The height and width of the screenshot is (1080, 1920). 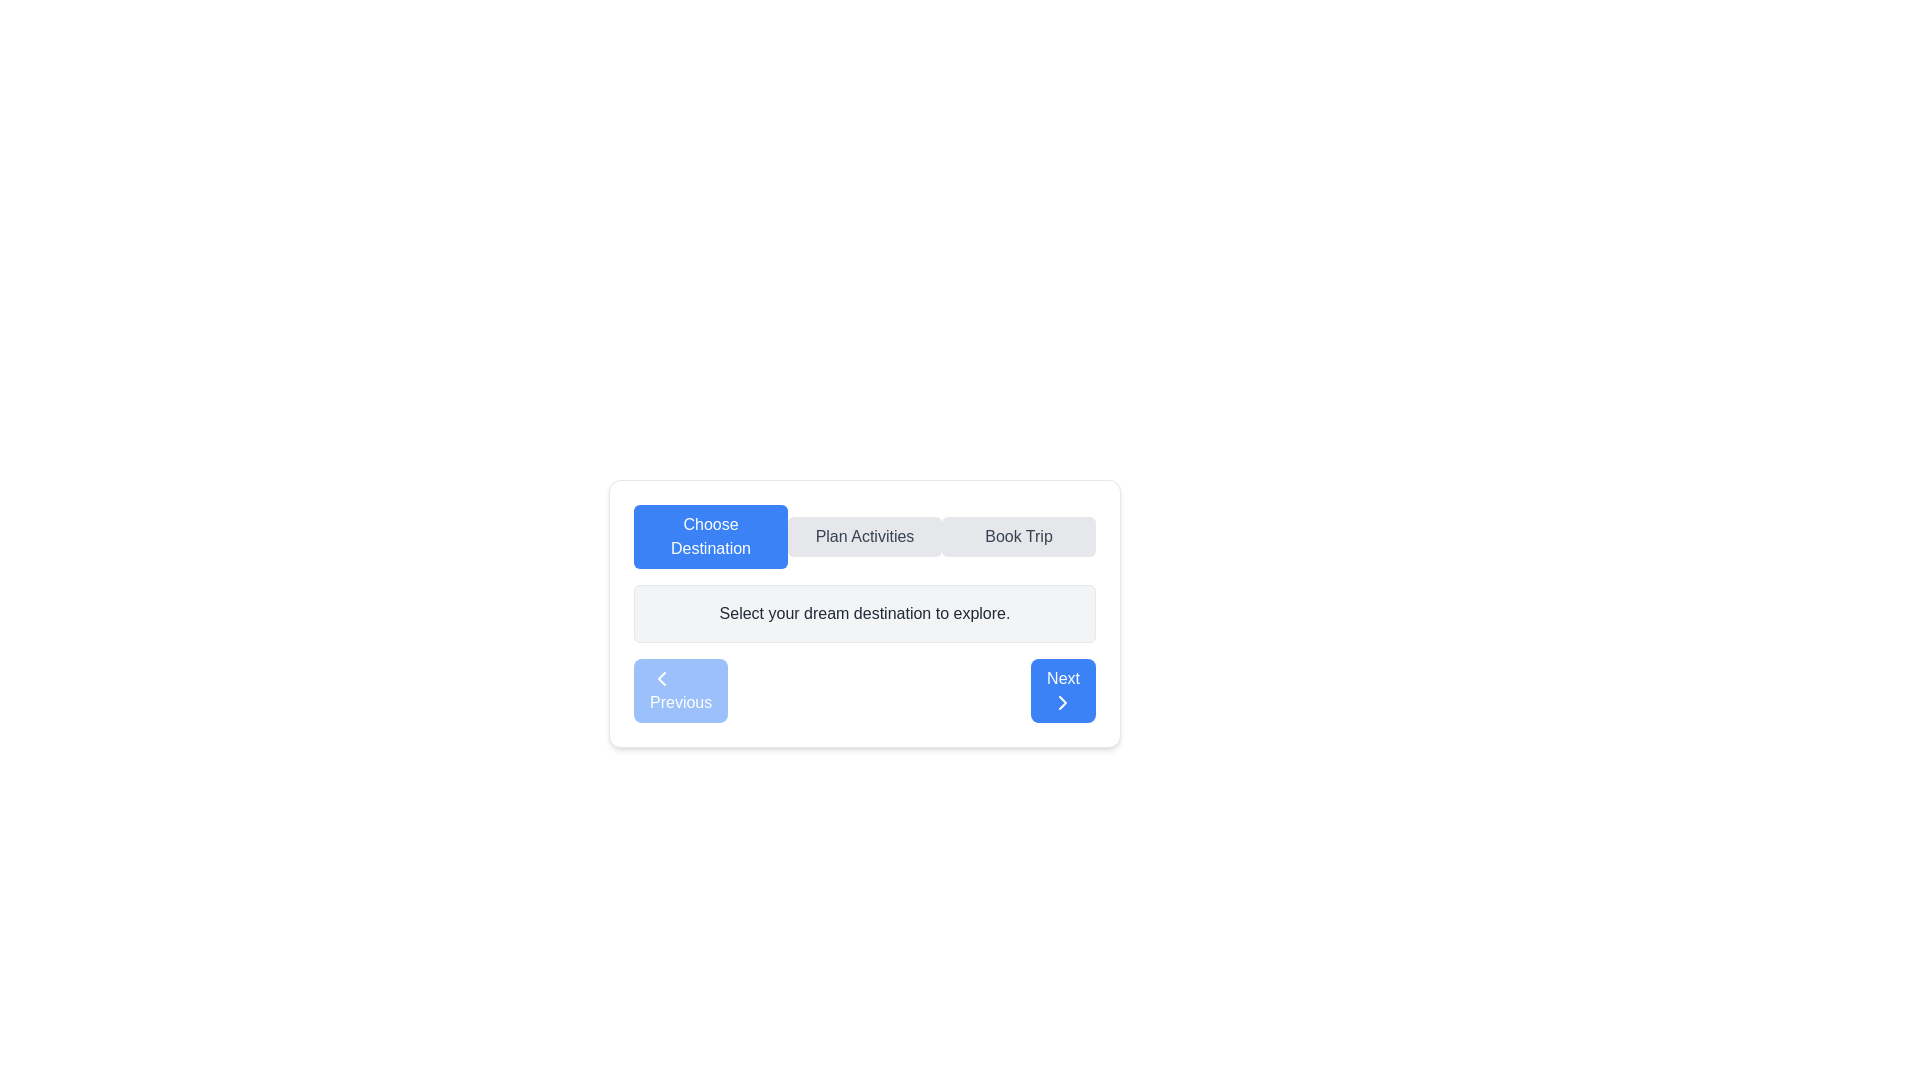 What do you see at coordinates (1062, 701) in the screenshot?
I see `the decorative icon located on the right side of the 'Next' button, which indicates the action direction for the 'Next' button` at bounding box center [1062, 701].